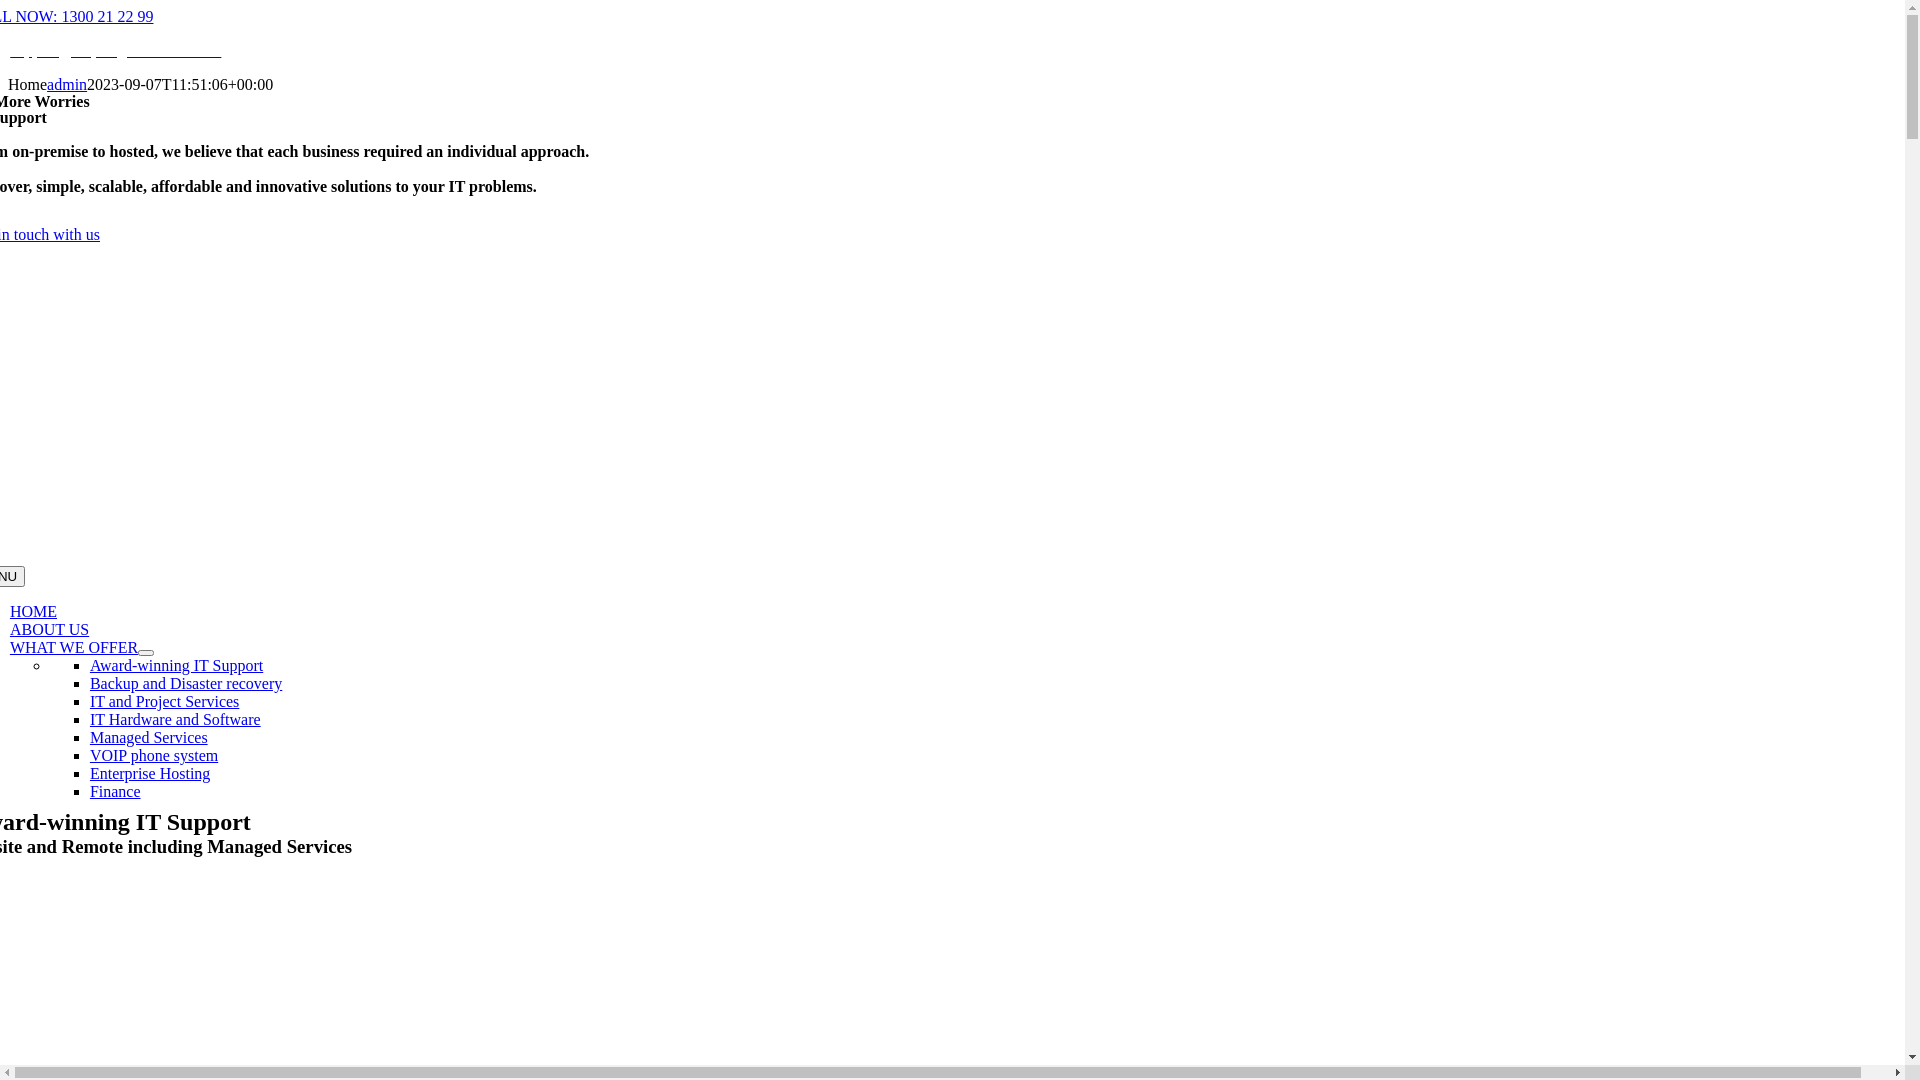  What do you see at coordinates (7, 7) in the screenshot?
I see `'Skip to content'` at bounding box center [7, 7].